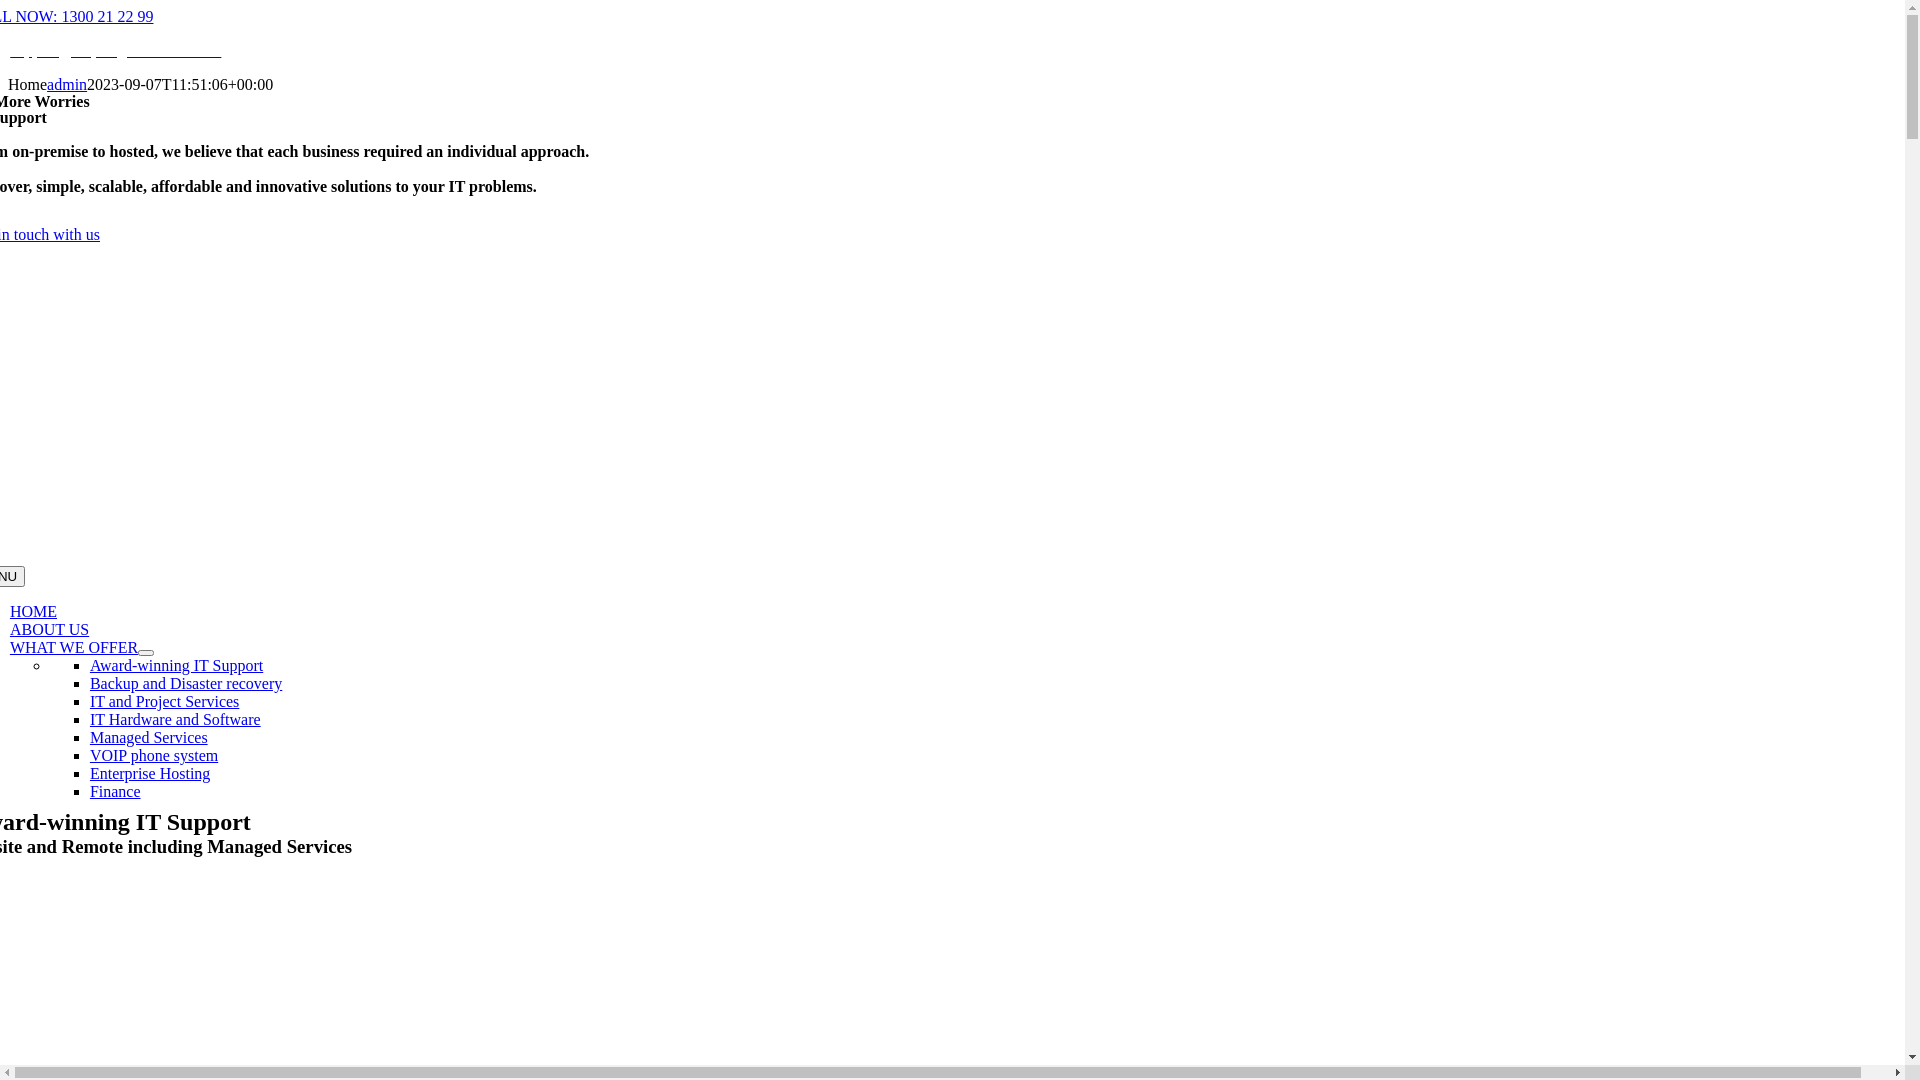  What do you see at coordinates (7, 7) in the screenshot?
I see `'Skip to content'` at bounding box center [7, 7].